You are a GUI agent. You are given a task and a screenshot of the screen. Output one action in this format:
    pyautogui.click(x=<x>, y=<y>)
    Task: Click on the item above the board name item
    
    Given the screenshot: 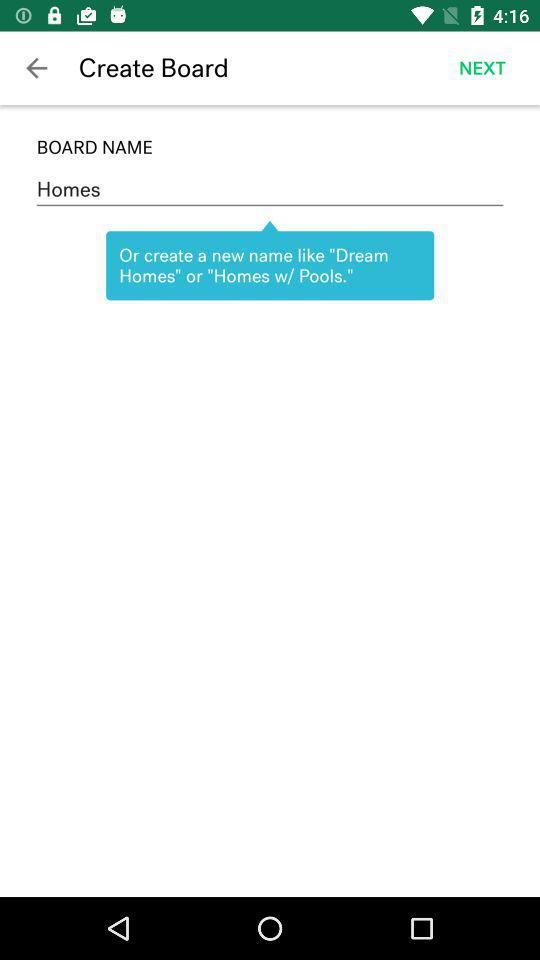 What is the action you would take?
    pyautogui.click(x=481, y=68)
    